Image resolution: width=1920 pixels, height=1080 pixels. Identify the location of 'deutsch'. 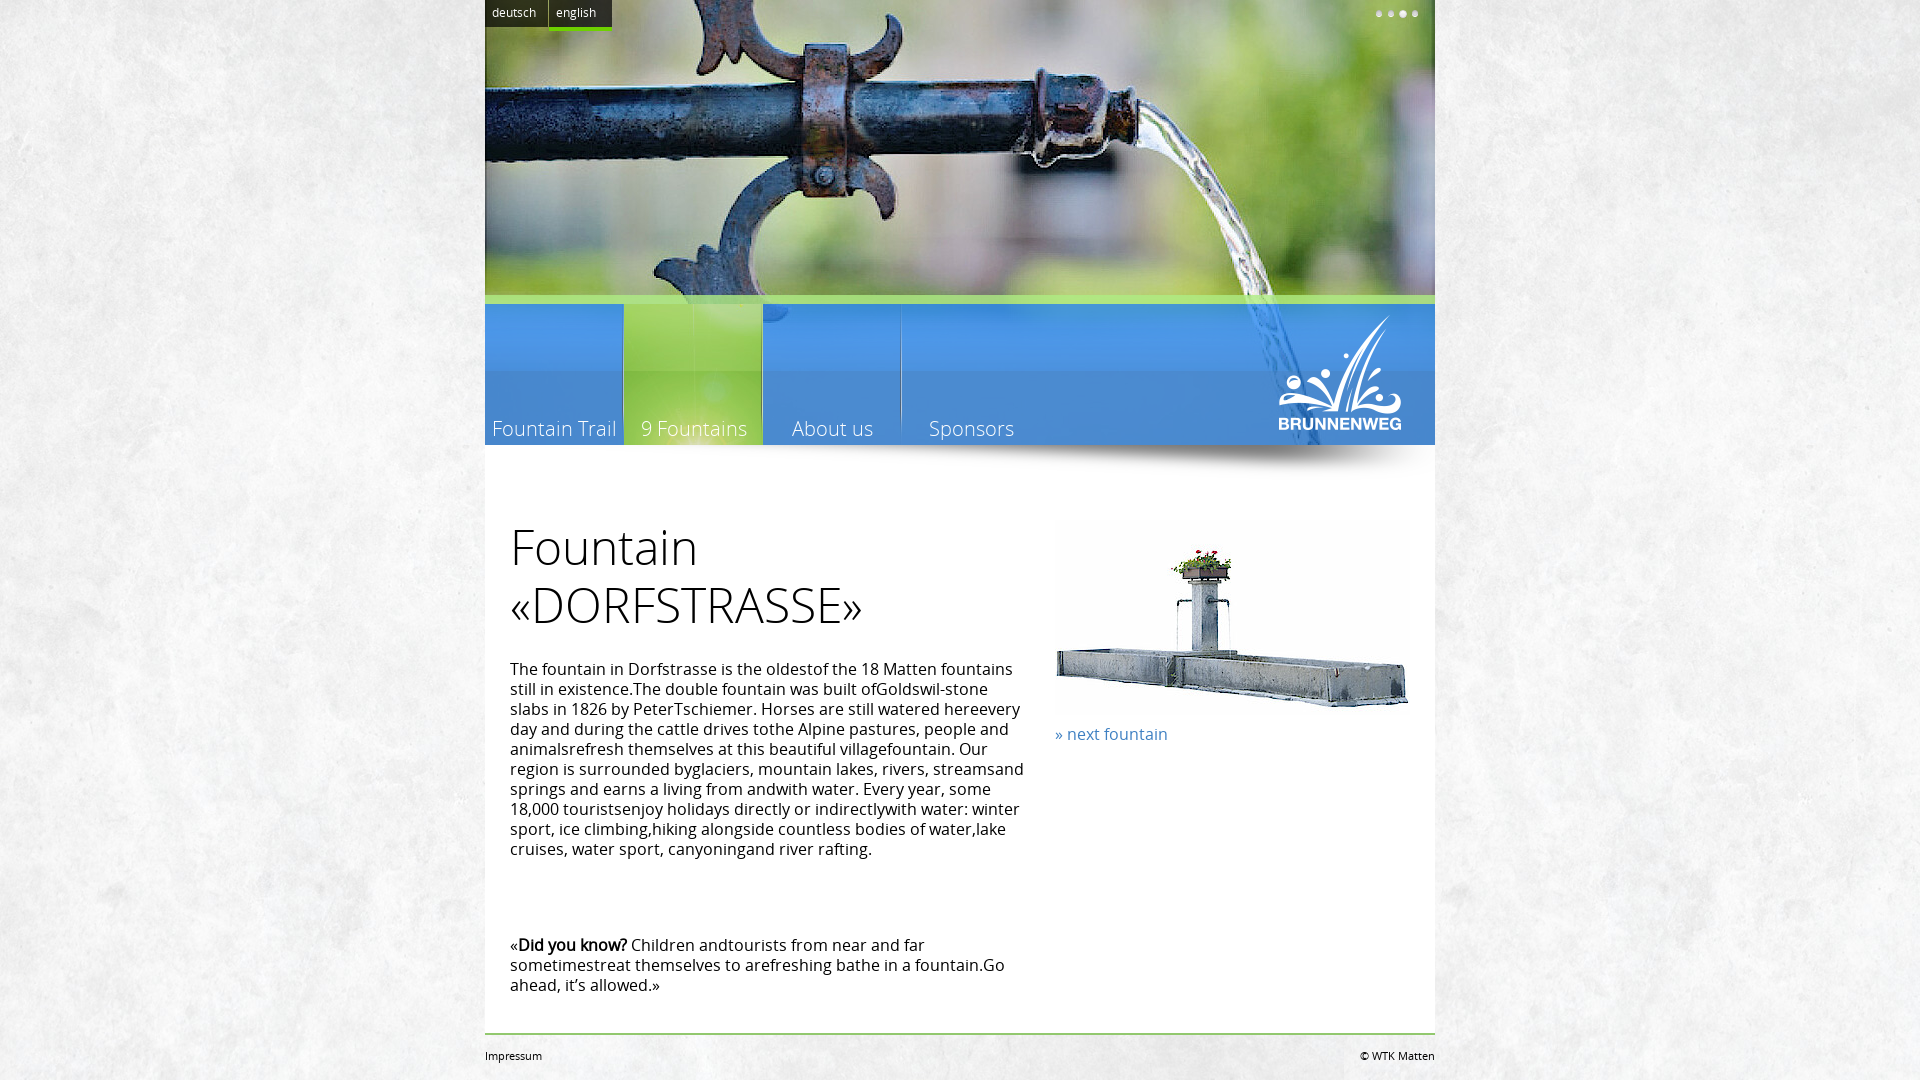
(516, 13).